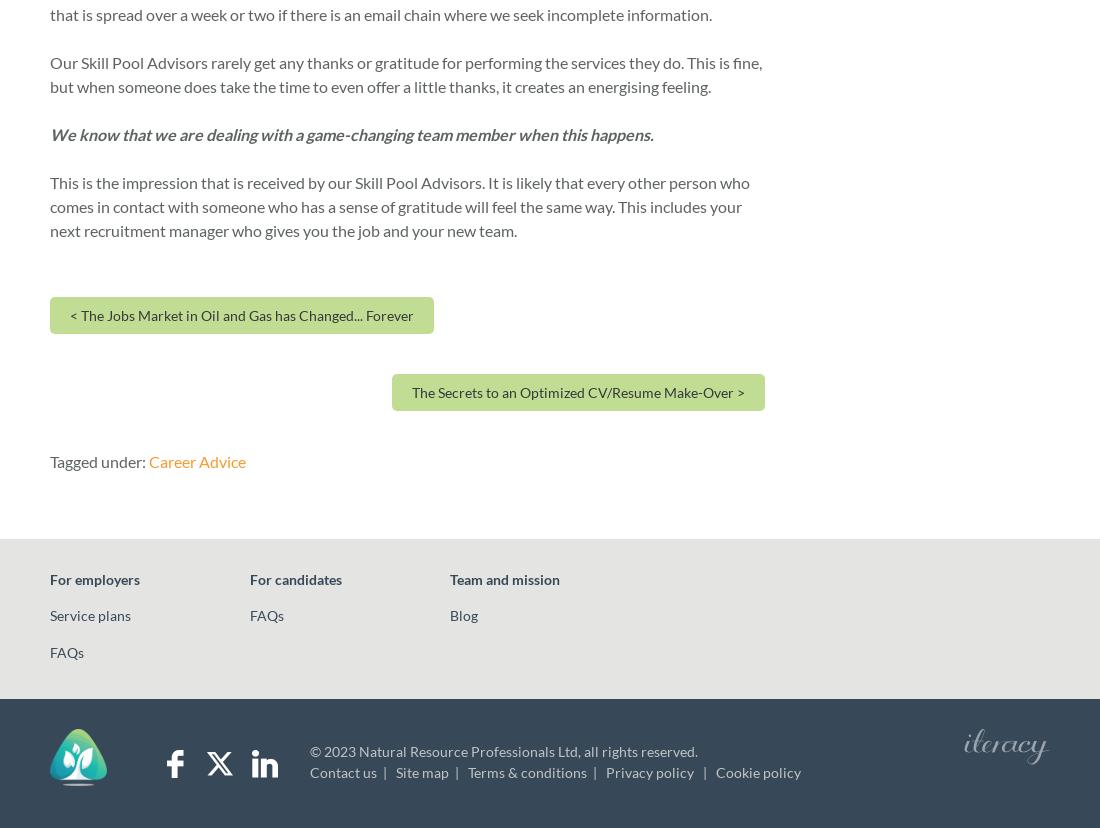 This screenshot has height=828, width=1100. I want to click on 'Natural Resource Professionals Ltd', so click(467, 749).